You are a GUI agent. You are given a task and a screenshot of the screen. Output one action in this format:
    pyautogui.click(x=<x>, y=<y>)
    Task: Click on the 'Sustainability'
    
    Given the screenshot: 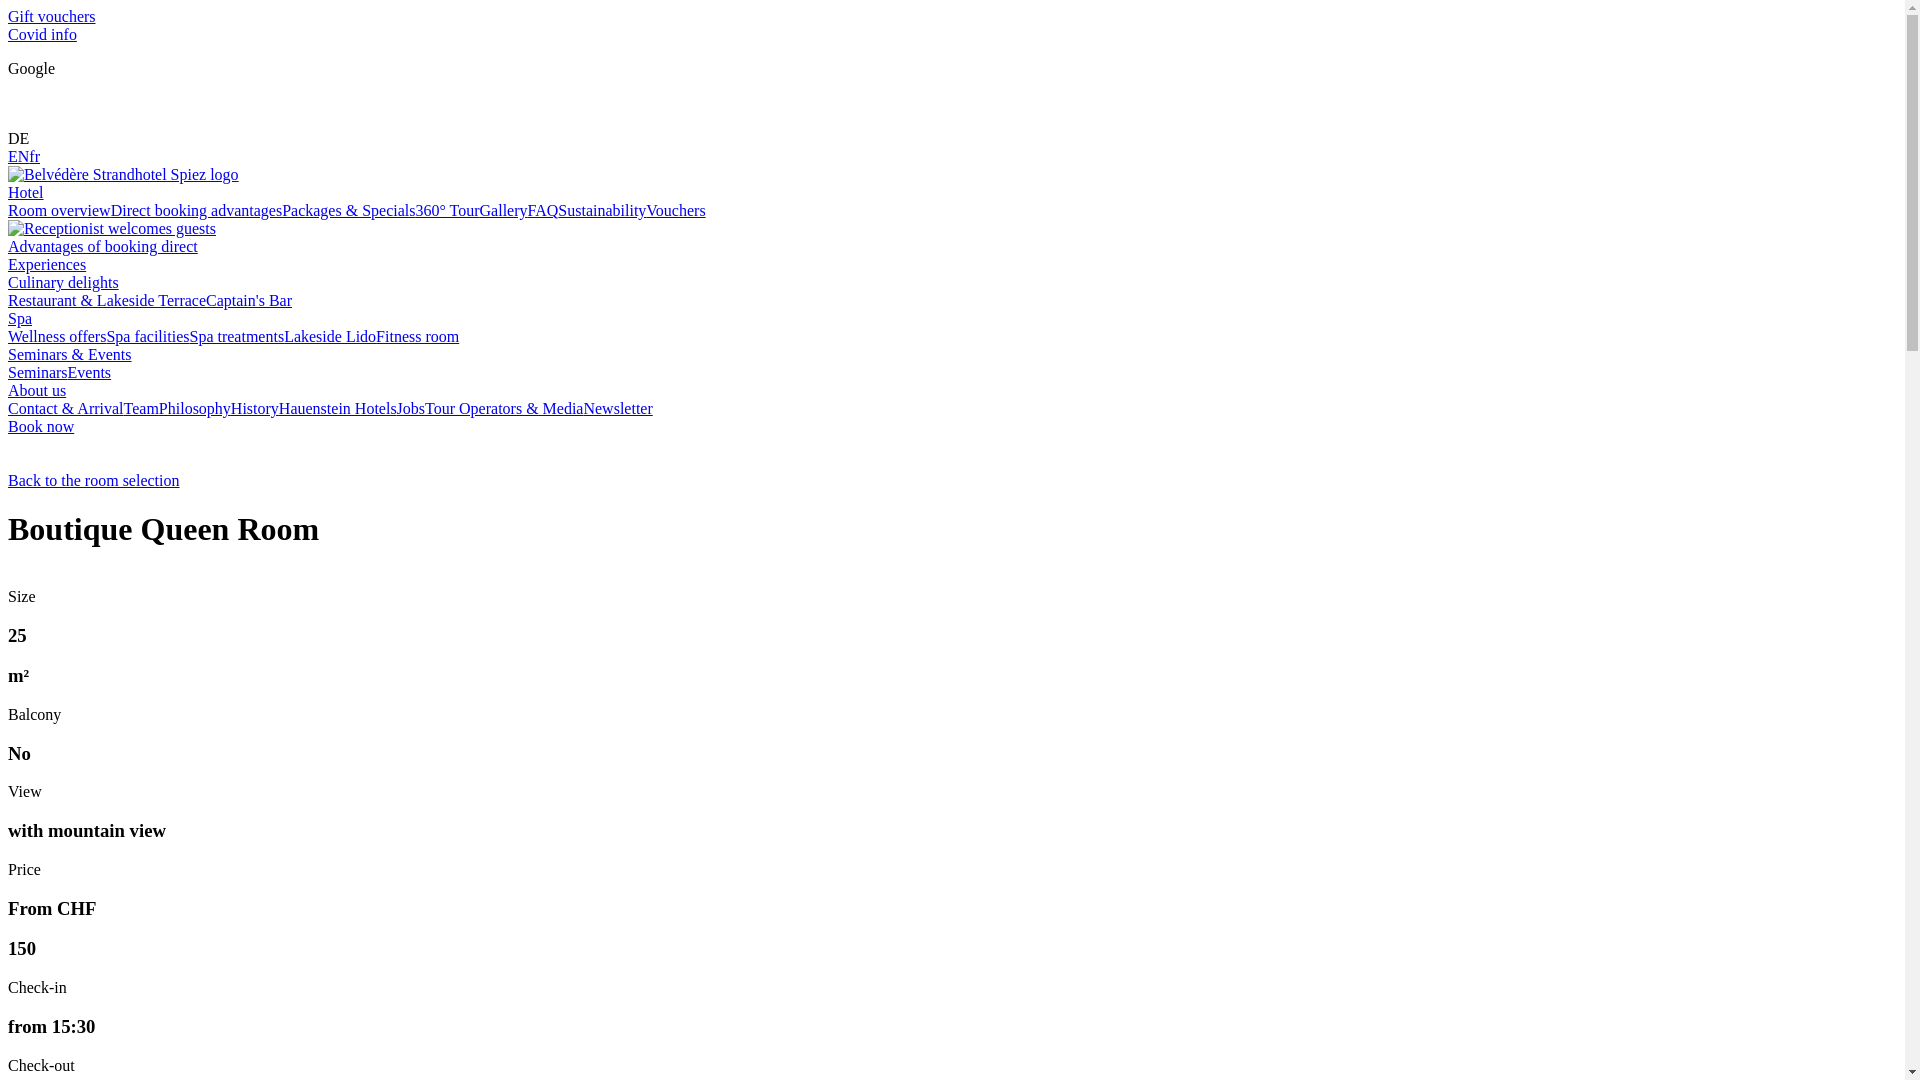 What is the action you would take?
    pyautogui.click(x=600, y=210)
    